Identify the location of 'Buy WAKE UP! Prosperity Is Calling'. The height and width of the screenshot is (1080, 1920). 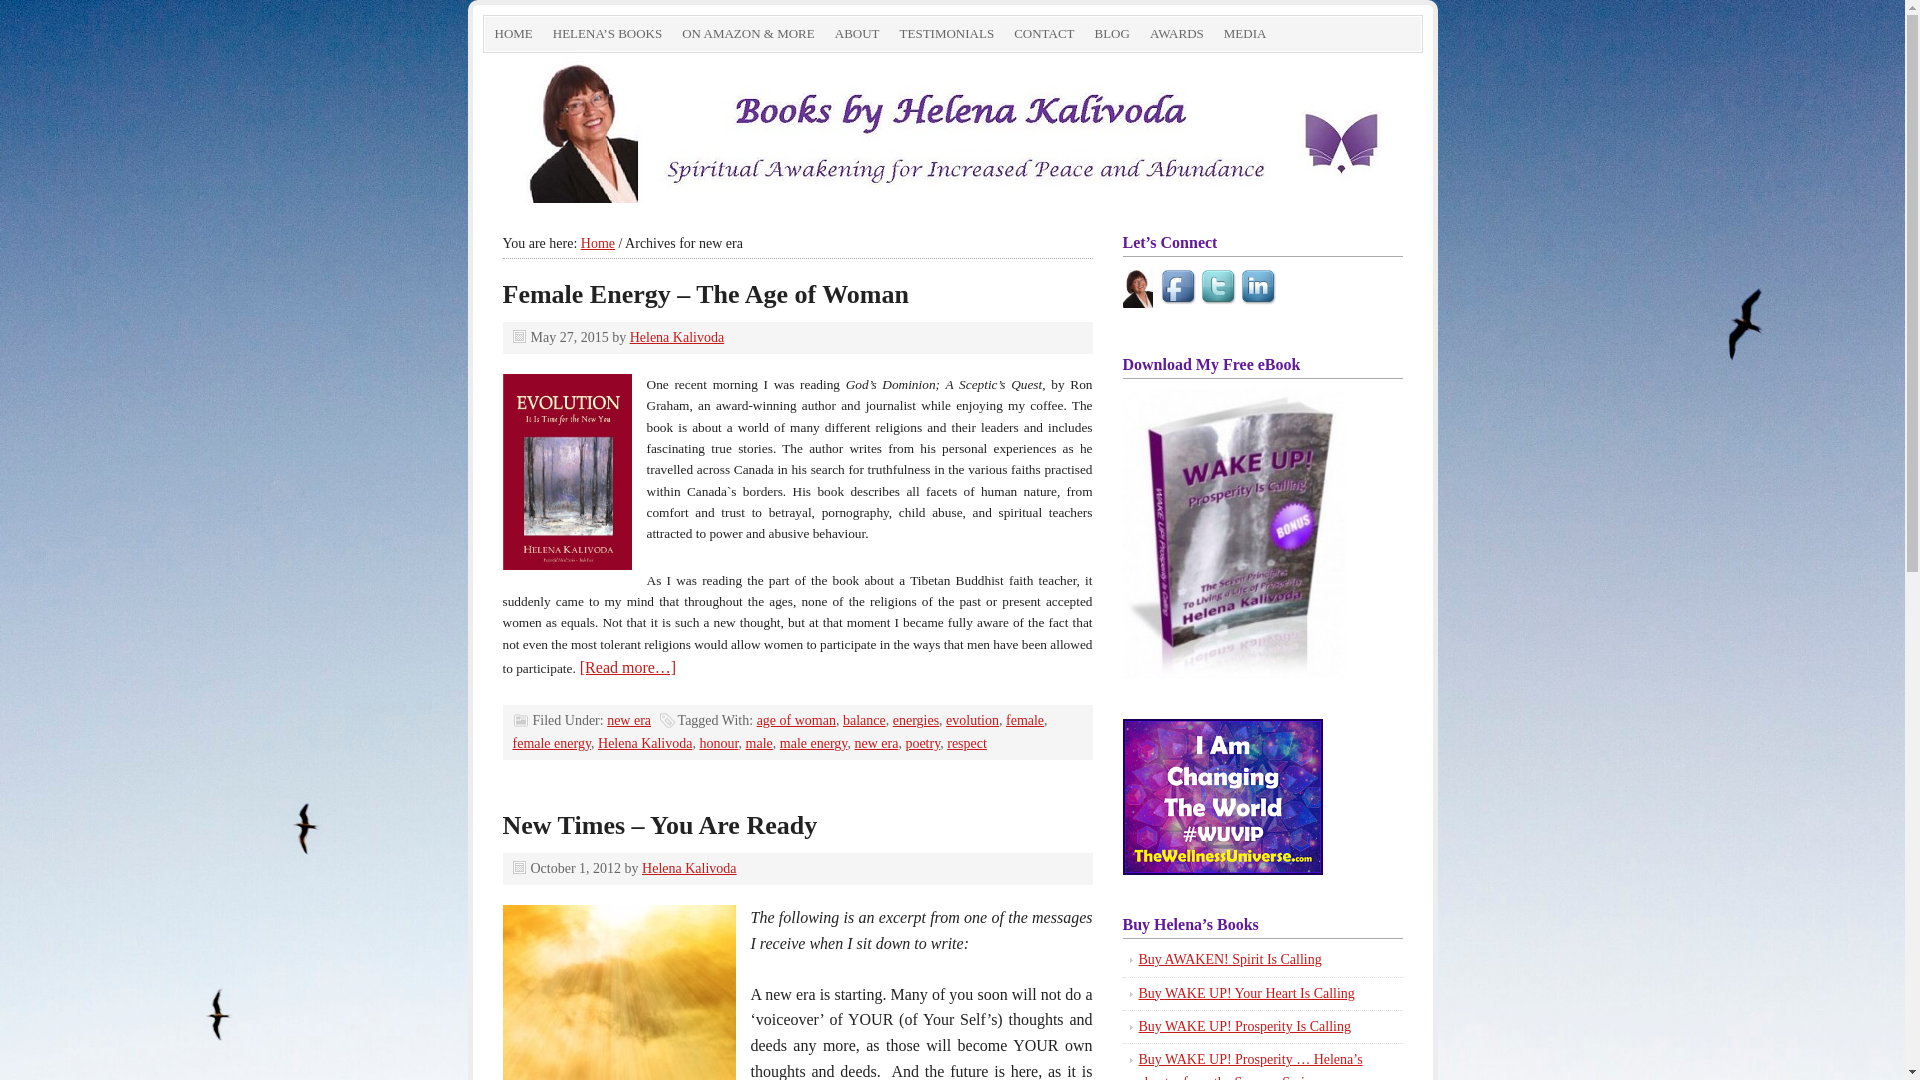
(1137, 1026).